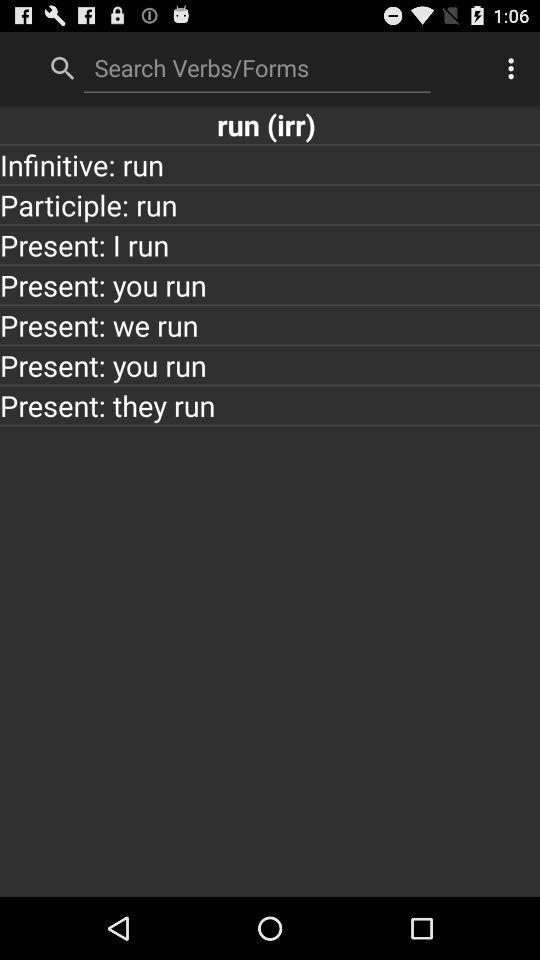 The image size is (540, 960). What do you see at coordinates (257, 67) in the screenshot?
I see `the icon above run (irr)  item` at bounding box center [257, 67].